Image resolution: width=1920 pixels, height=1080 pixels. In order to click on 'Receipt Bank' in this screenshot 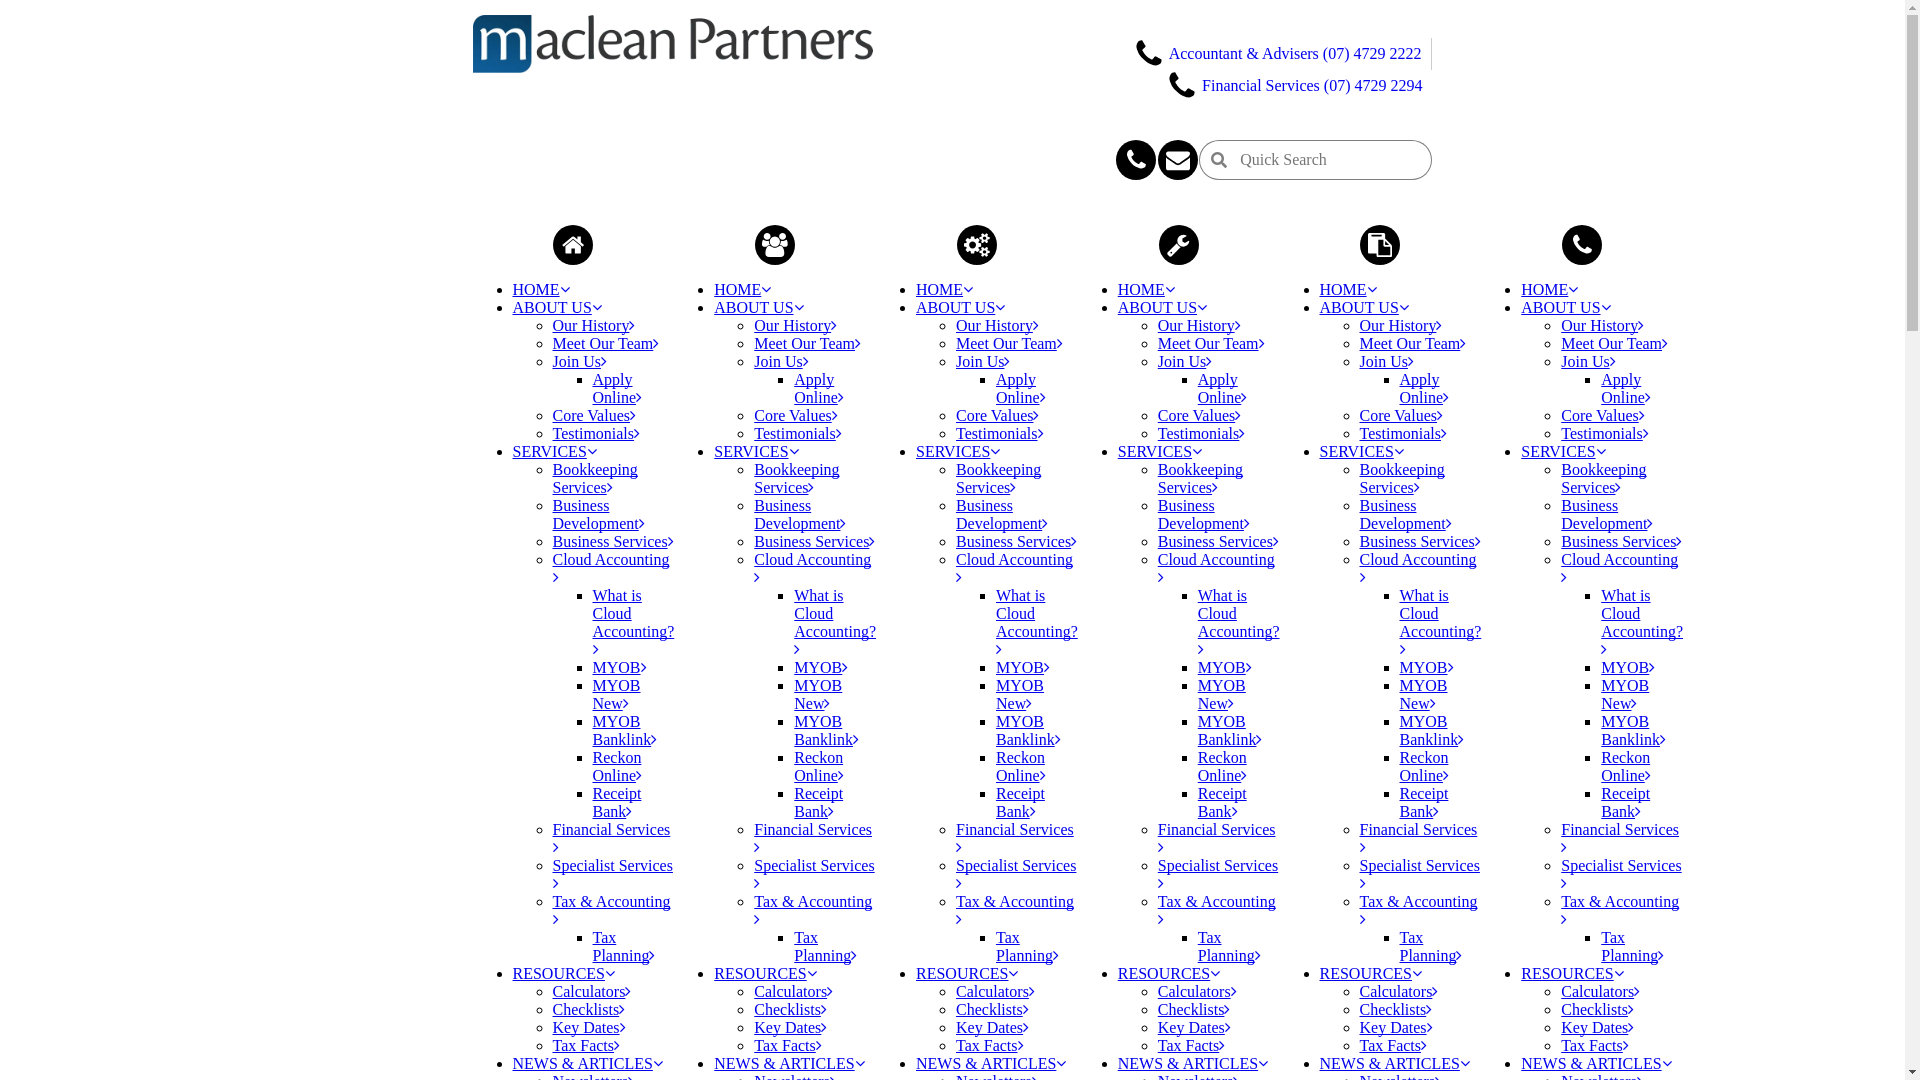, I will do `click(1625, 801)`.